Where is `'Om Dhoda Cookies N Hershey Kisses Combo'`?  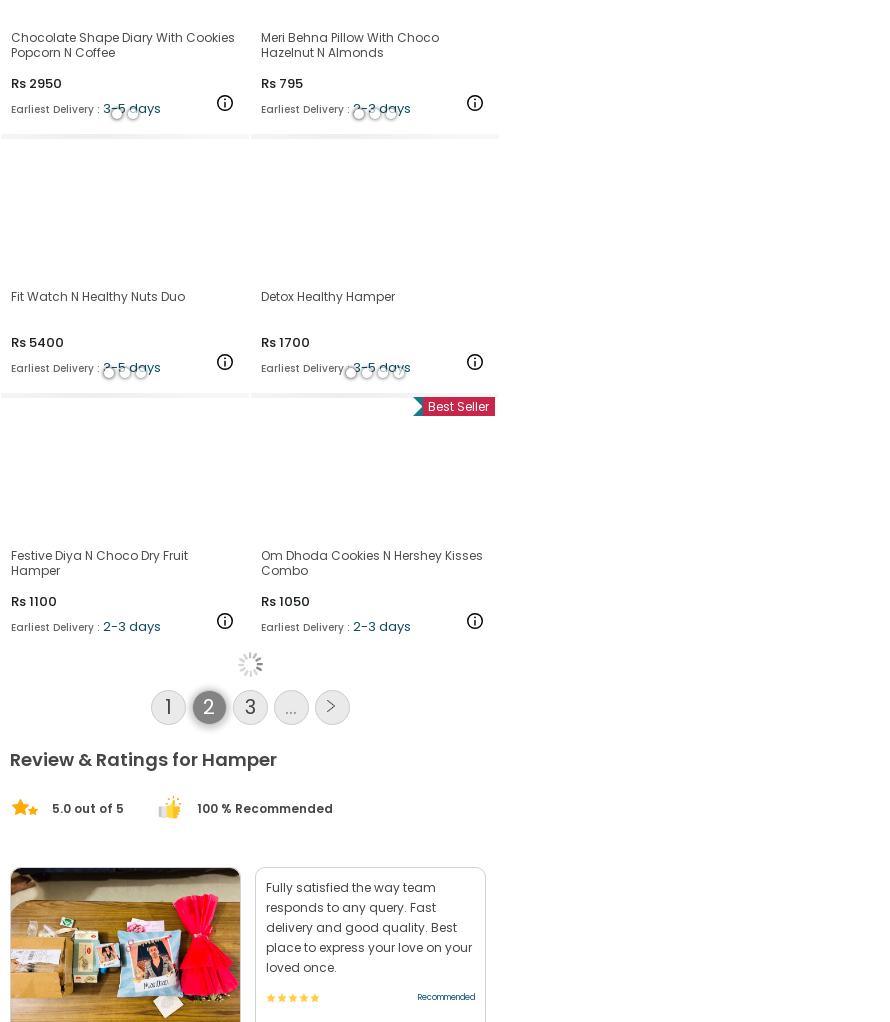
'Om Dhoda Cookies N Hershey Kisses Combo' is located at coordinates (371, 757).